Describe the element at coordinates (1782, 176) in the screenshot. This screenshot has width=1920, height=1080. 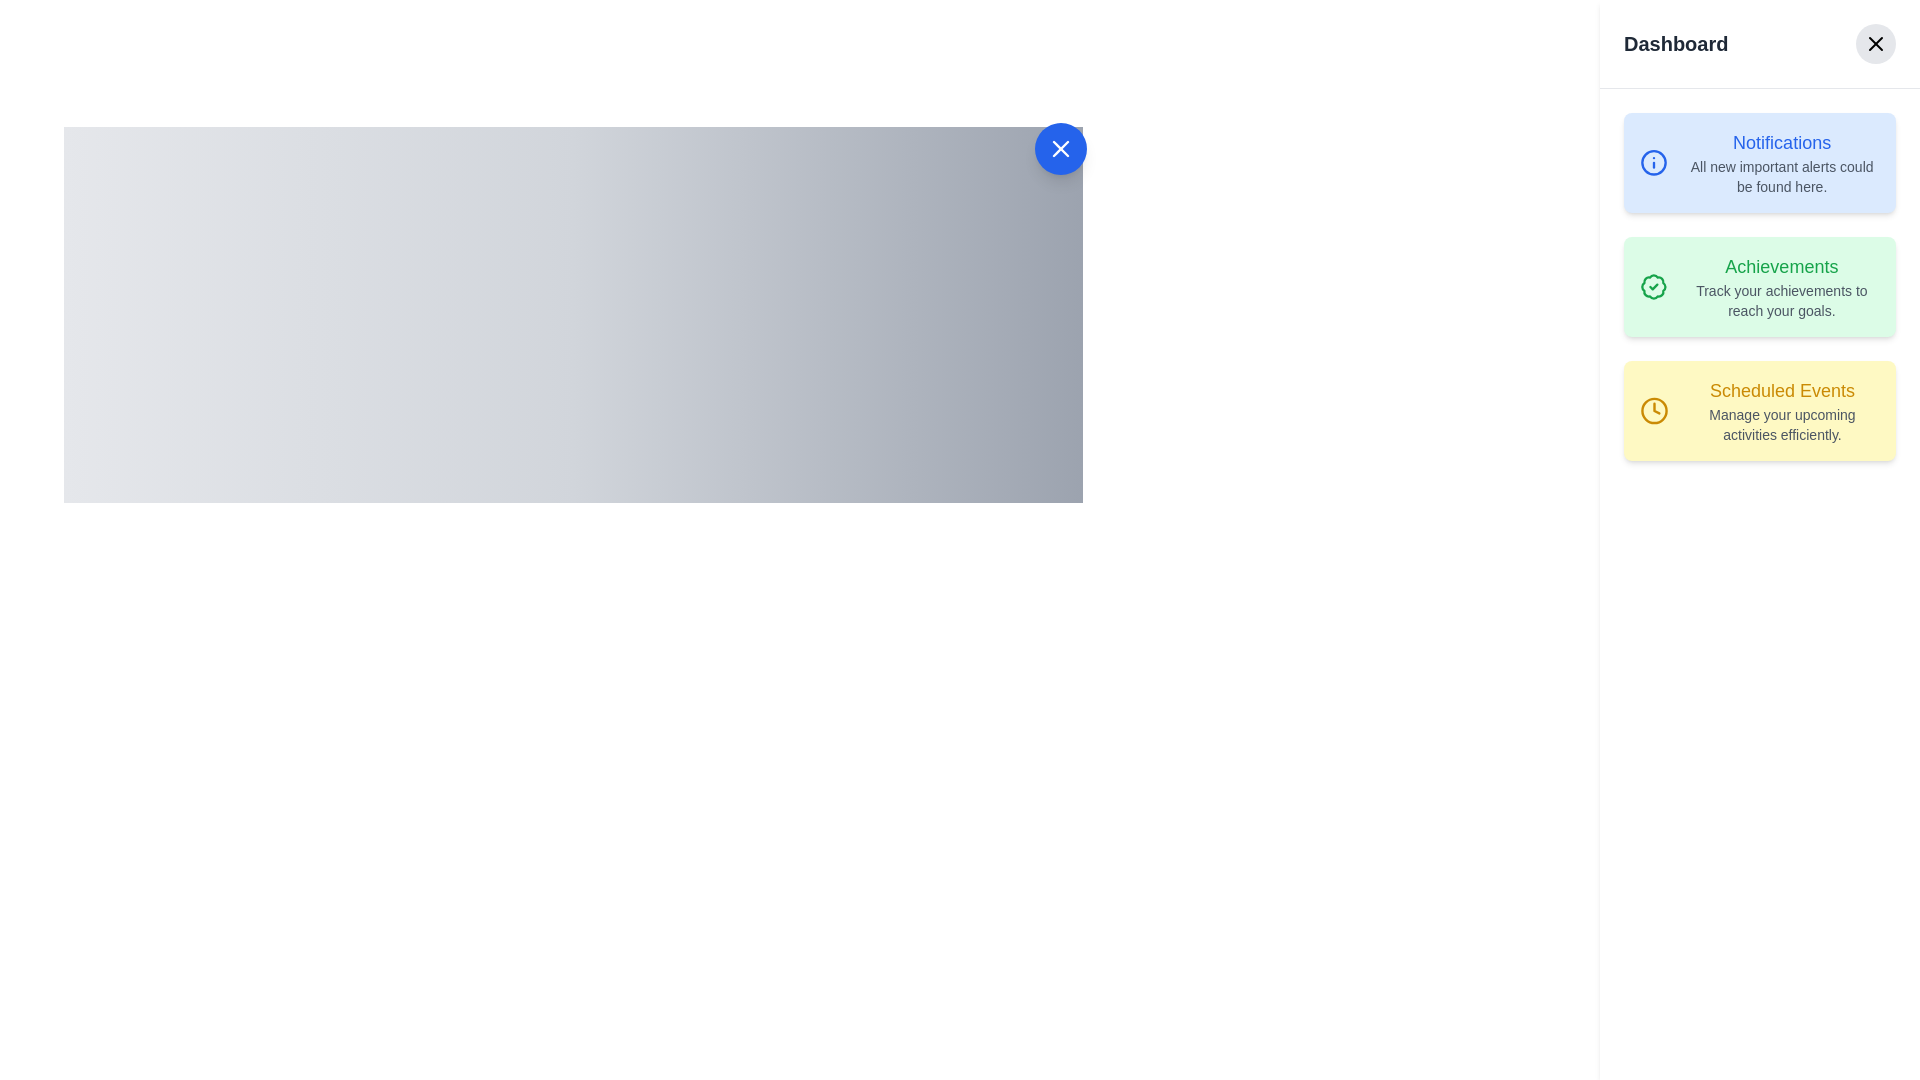
I see `the static text that provides additional details about the notifications section, located beneath the 'Notifications' title text in the notification card of the sidebar` at that location.